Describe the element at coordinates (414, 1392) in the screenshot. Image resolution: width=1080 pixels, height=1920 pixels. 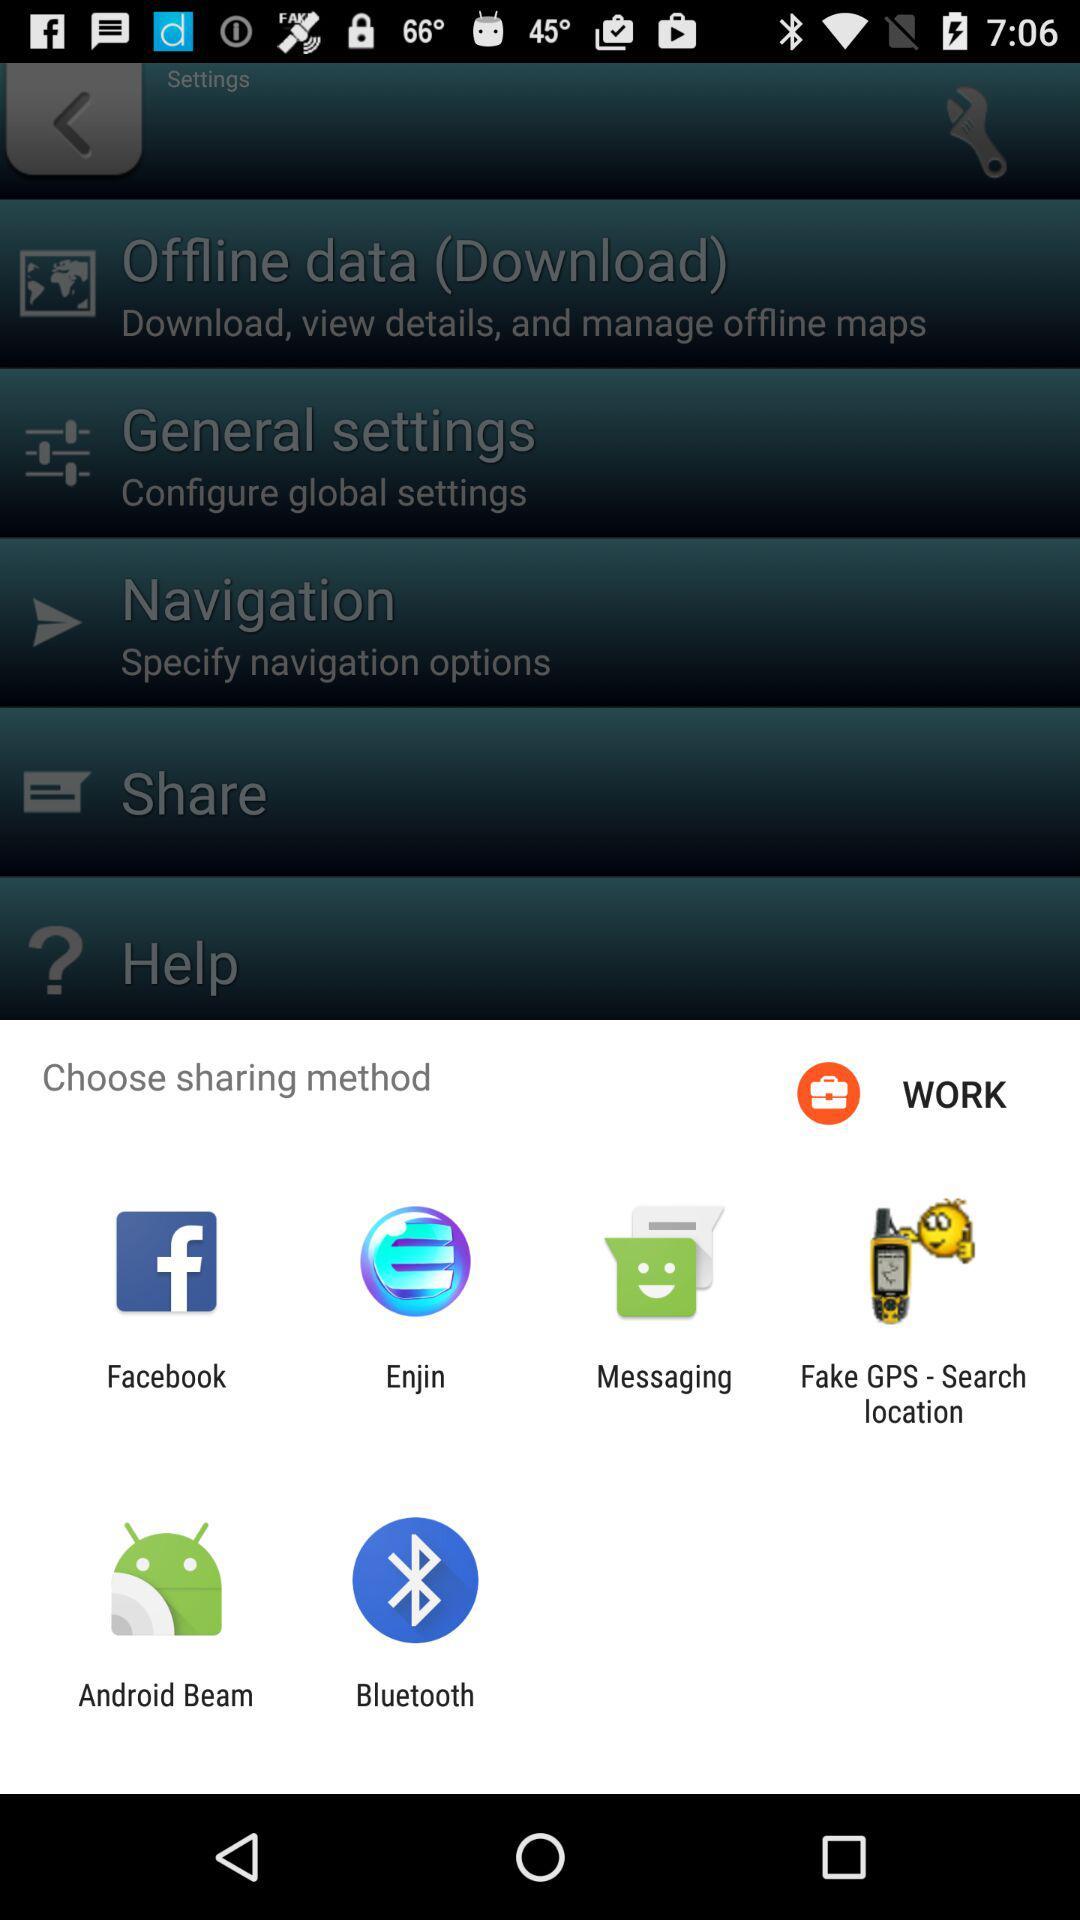
I see `item to the left of the messaging app` at that location.